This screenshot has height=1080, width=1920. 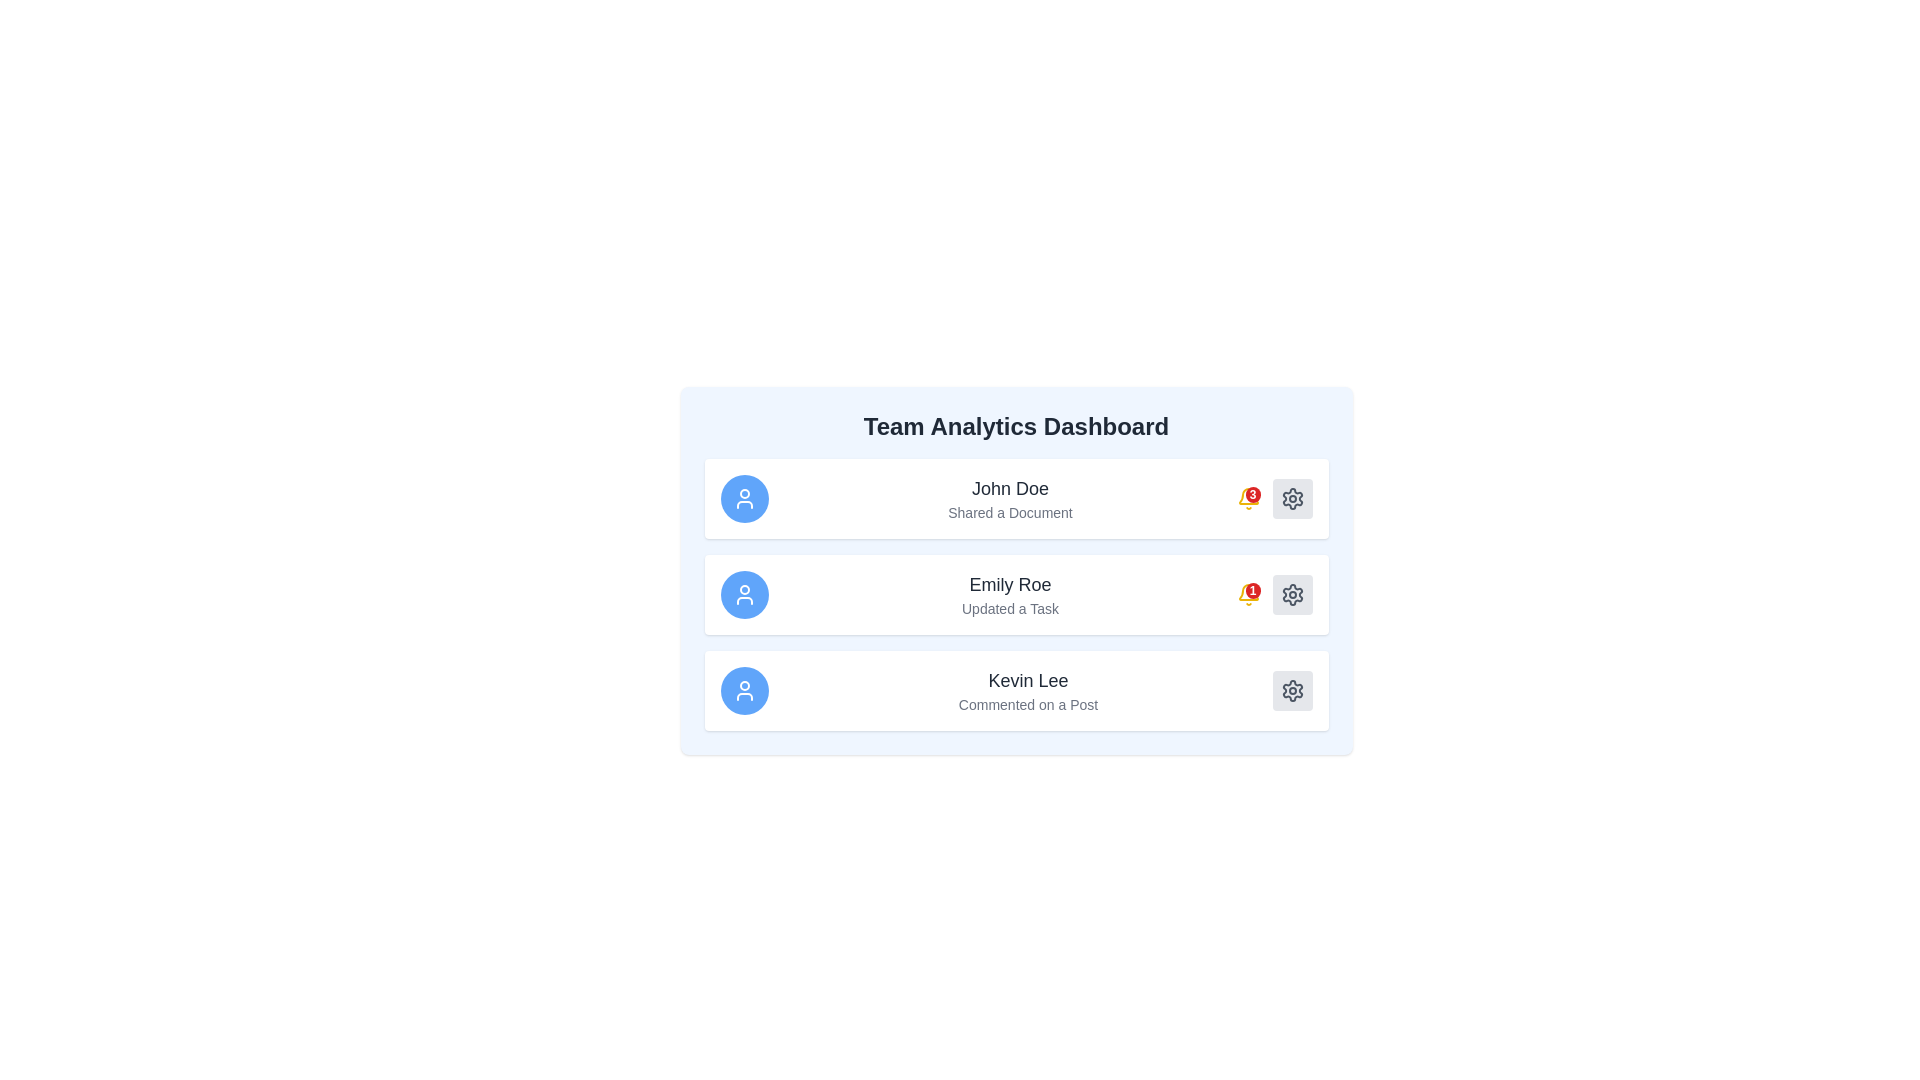 What do you see at coordinates (1028, 680) in the screenshot?
I see `the text label displaying the name 'Kevin Lee' in the third list item under 'Team Analytics Dashboard'` at bounding box center [1028, 680].